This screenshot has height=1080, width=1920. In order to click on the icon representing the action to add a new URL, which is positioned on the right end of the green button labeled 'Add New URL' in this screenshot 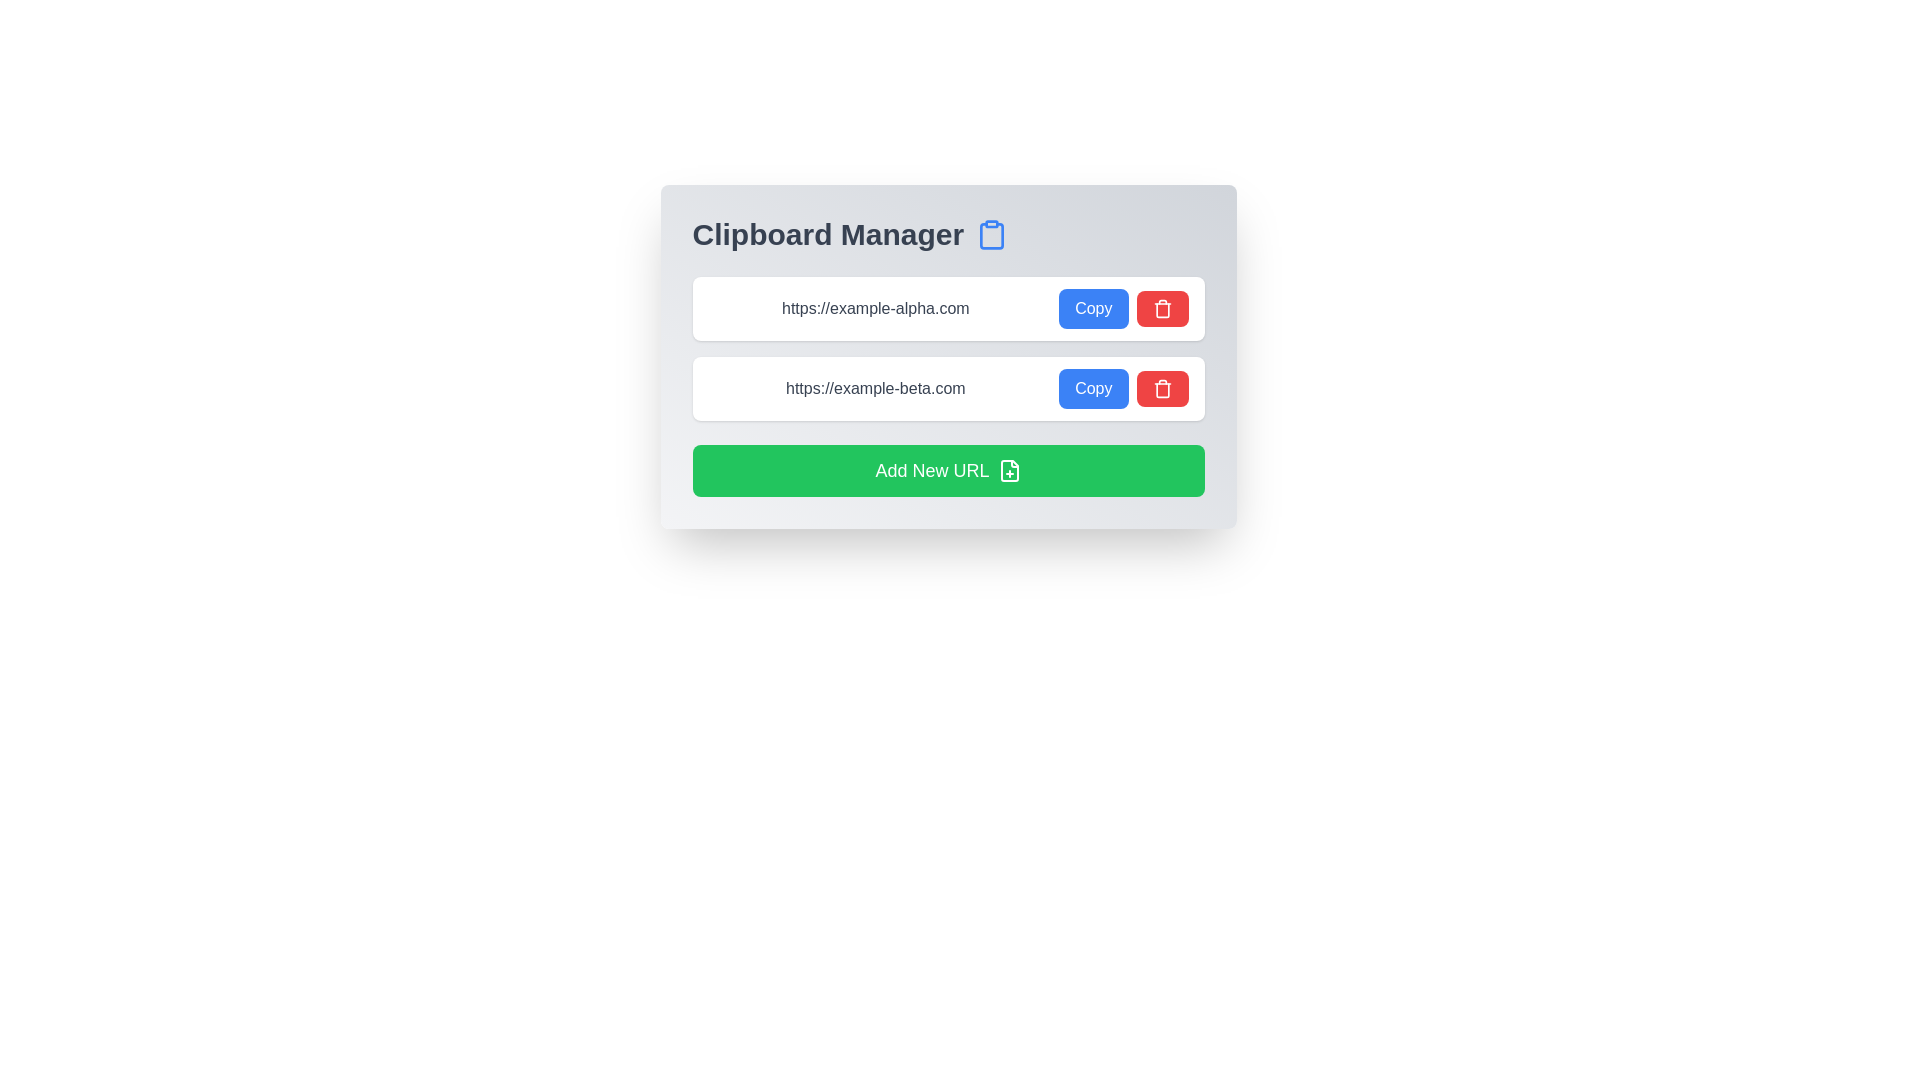, I will do `click(1009, 470)`.